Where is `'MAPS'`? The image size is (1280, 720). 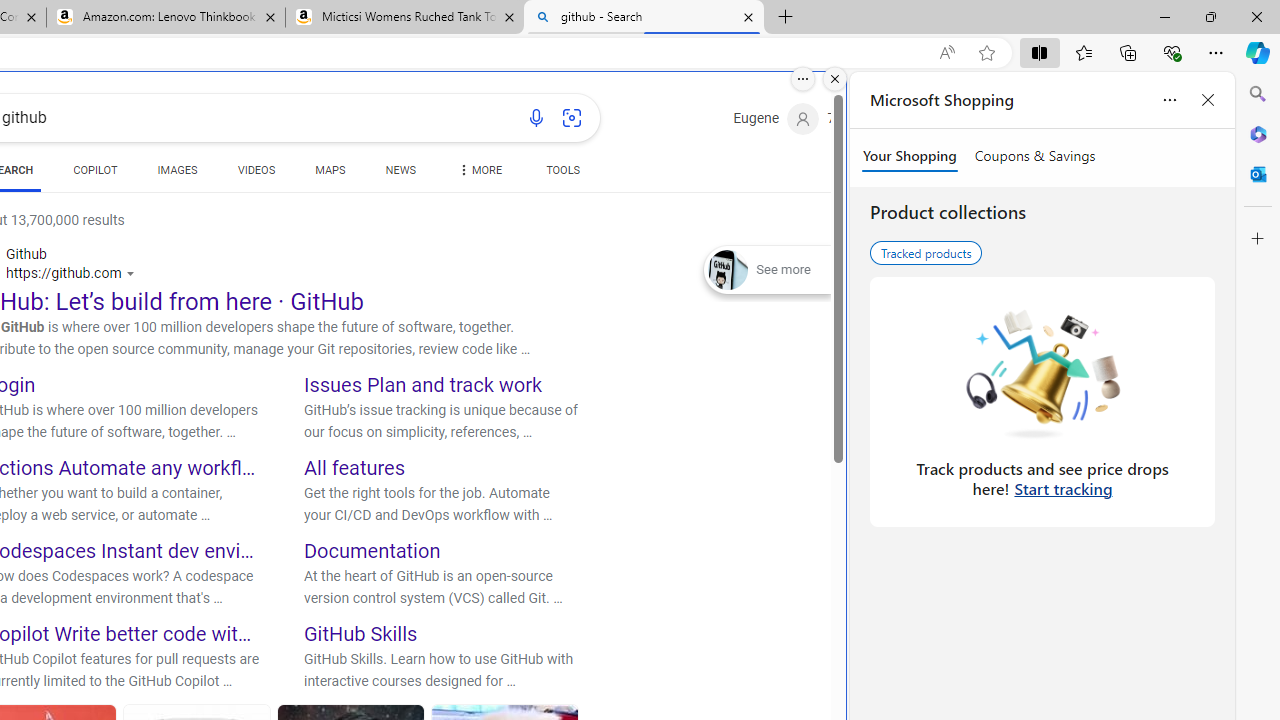
'MAPS' is located at coordinates (330, 170).